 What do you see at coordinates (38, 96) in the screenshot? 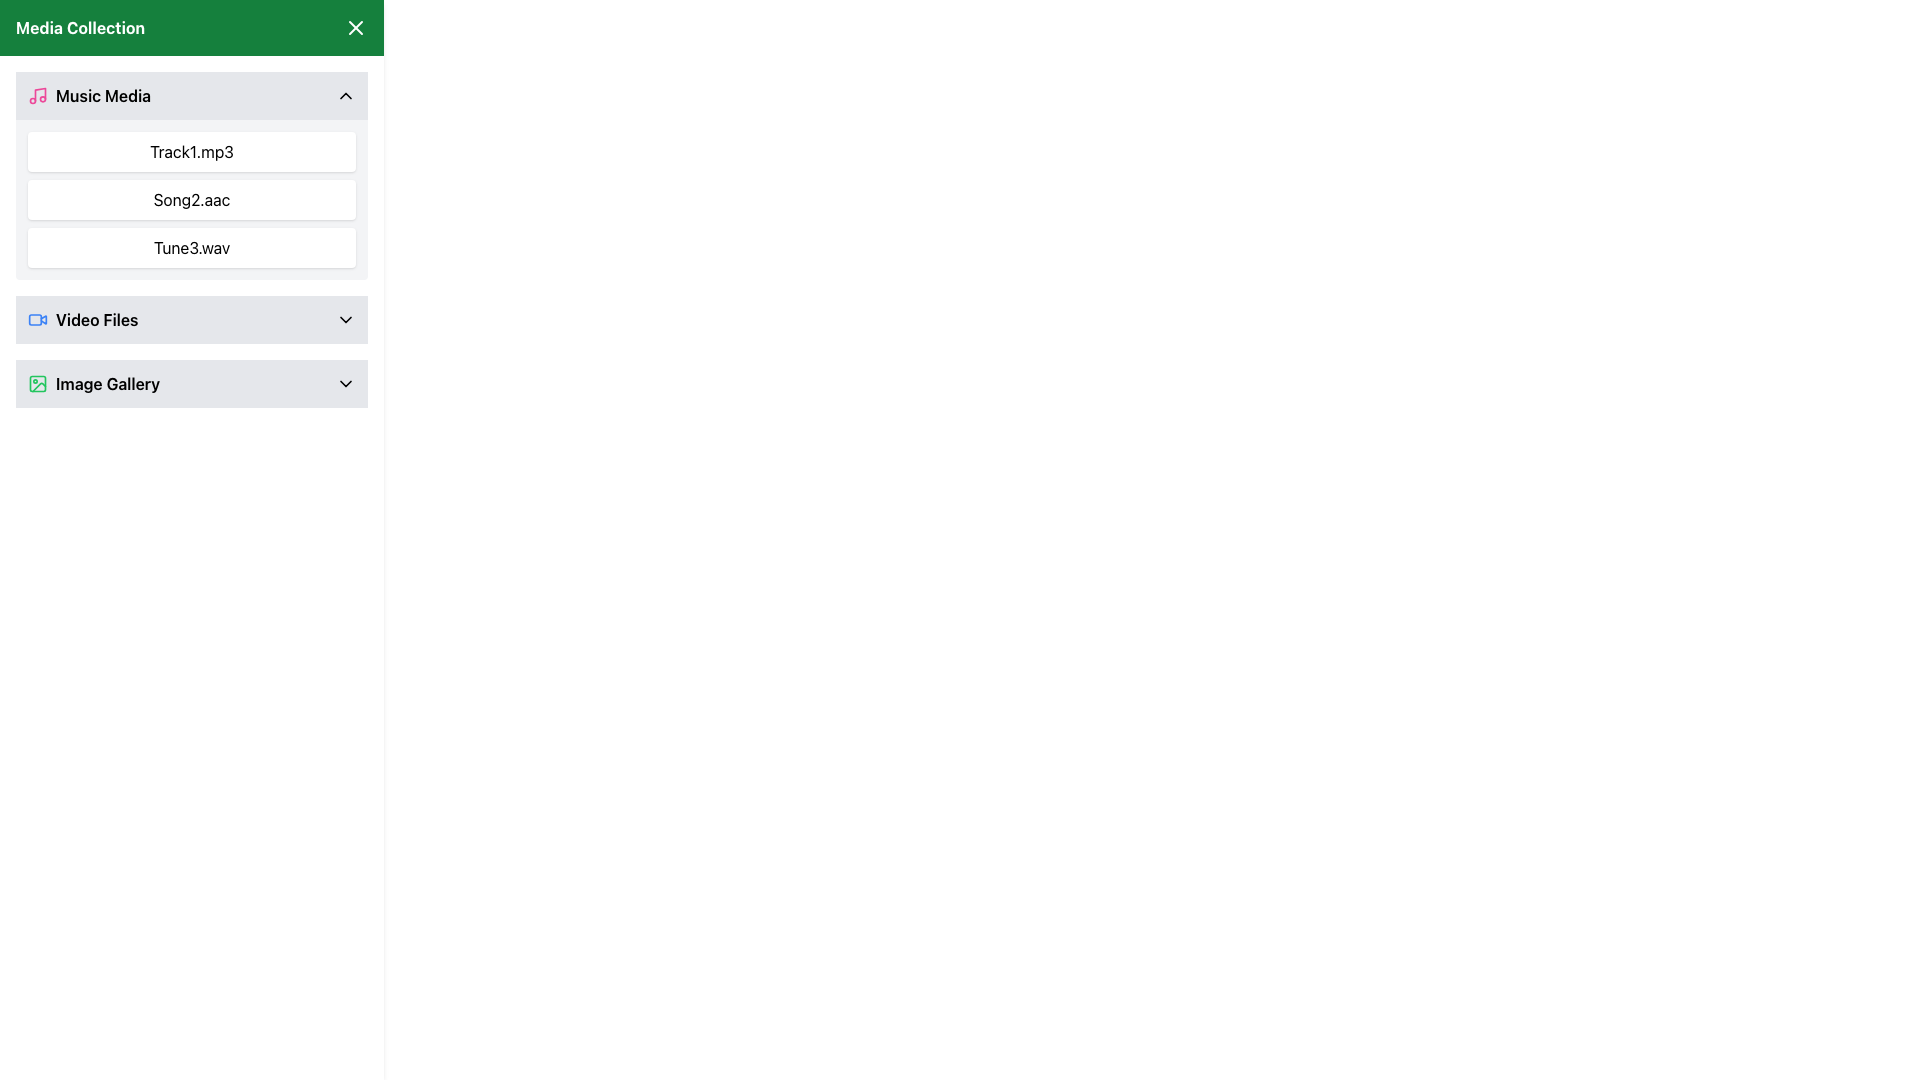
I see `the pink musical note icon` at bounding box center [38, 96].